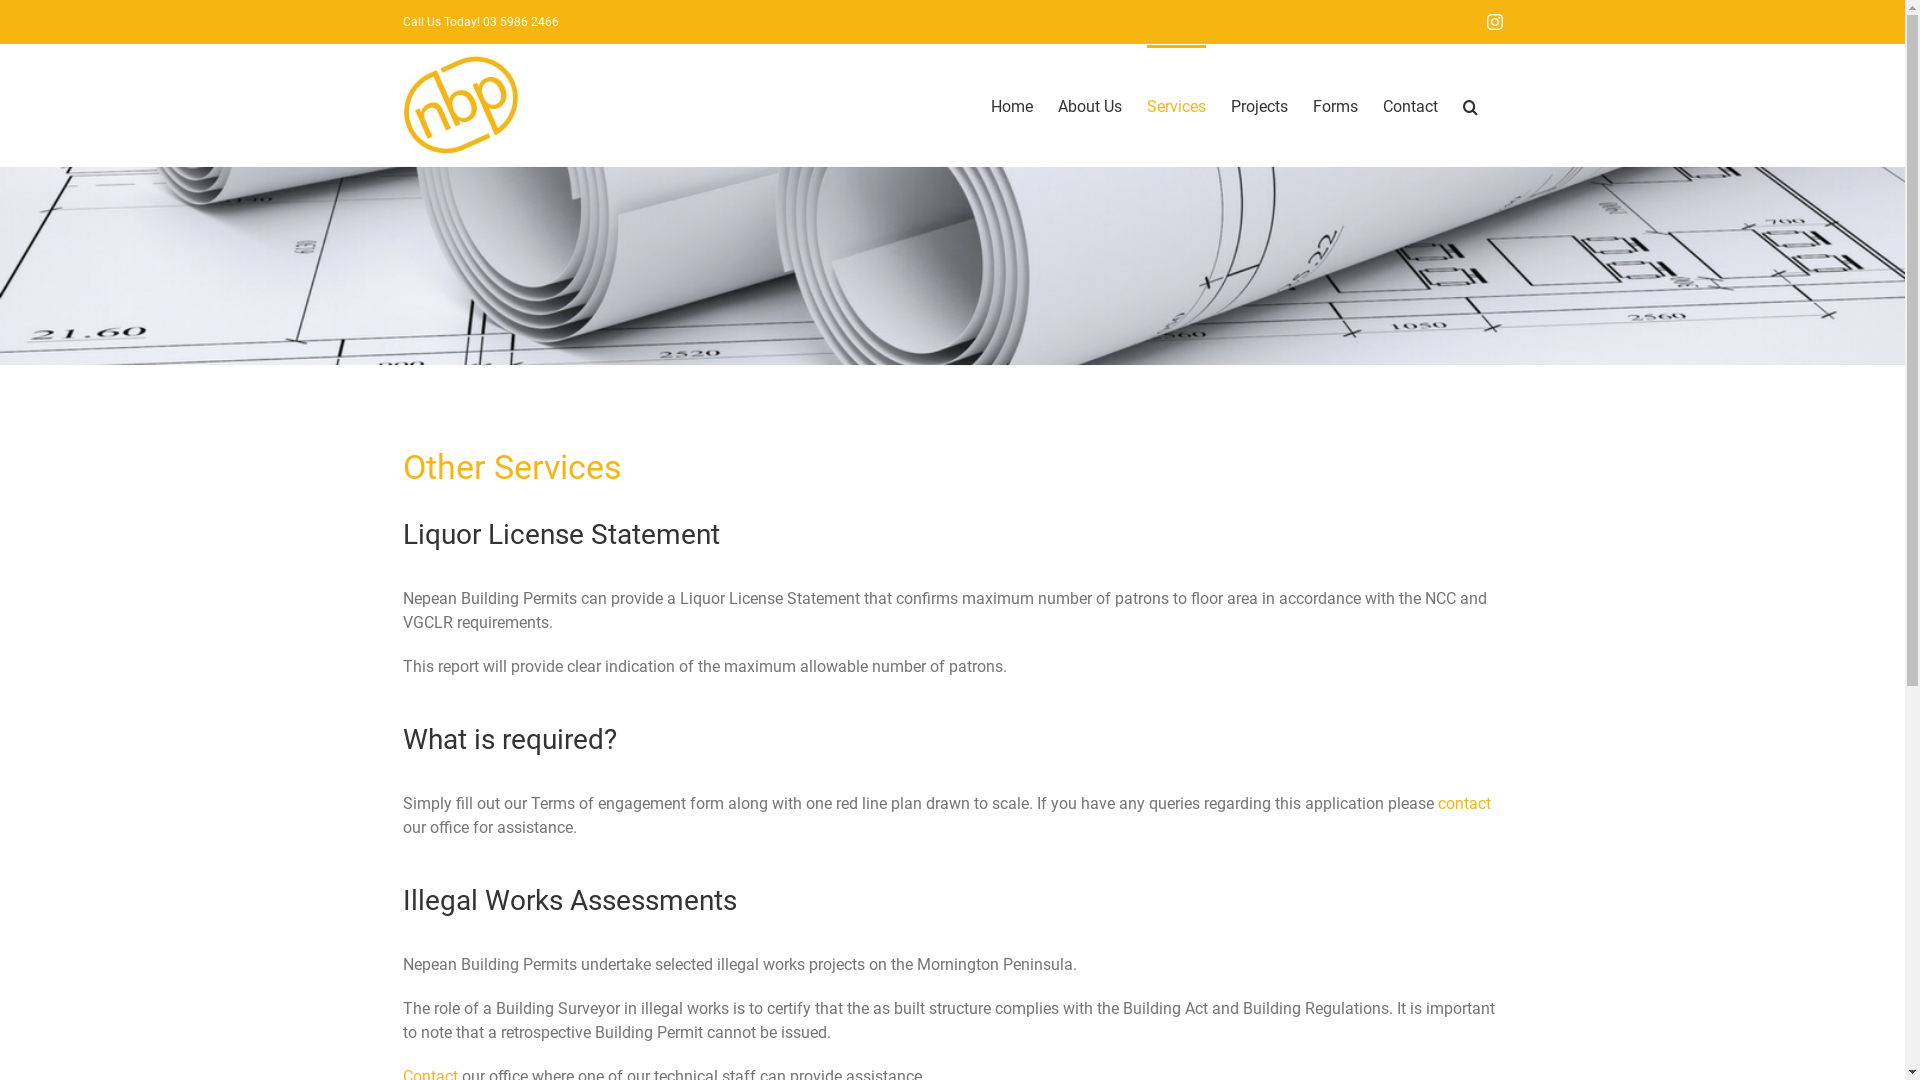 This screenshot has height=1080, width=1920. What do you see at coordinates (1175, 104) in the screenshot?
I see `'Services'` at bounding box center [1175, 104].